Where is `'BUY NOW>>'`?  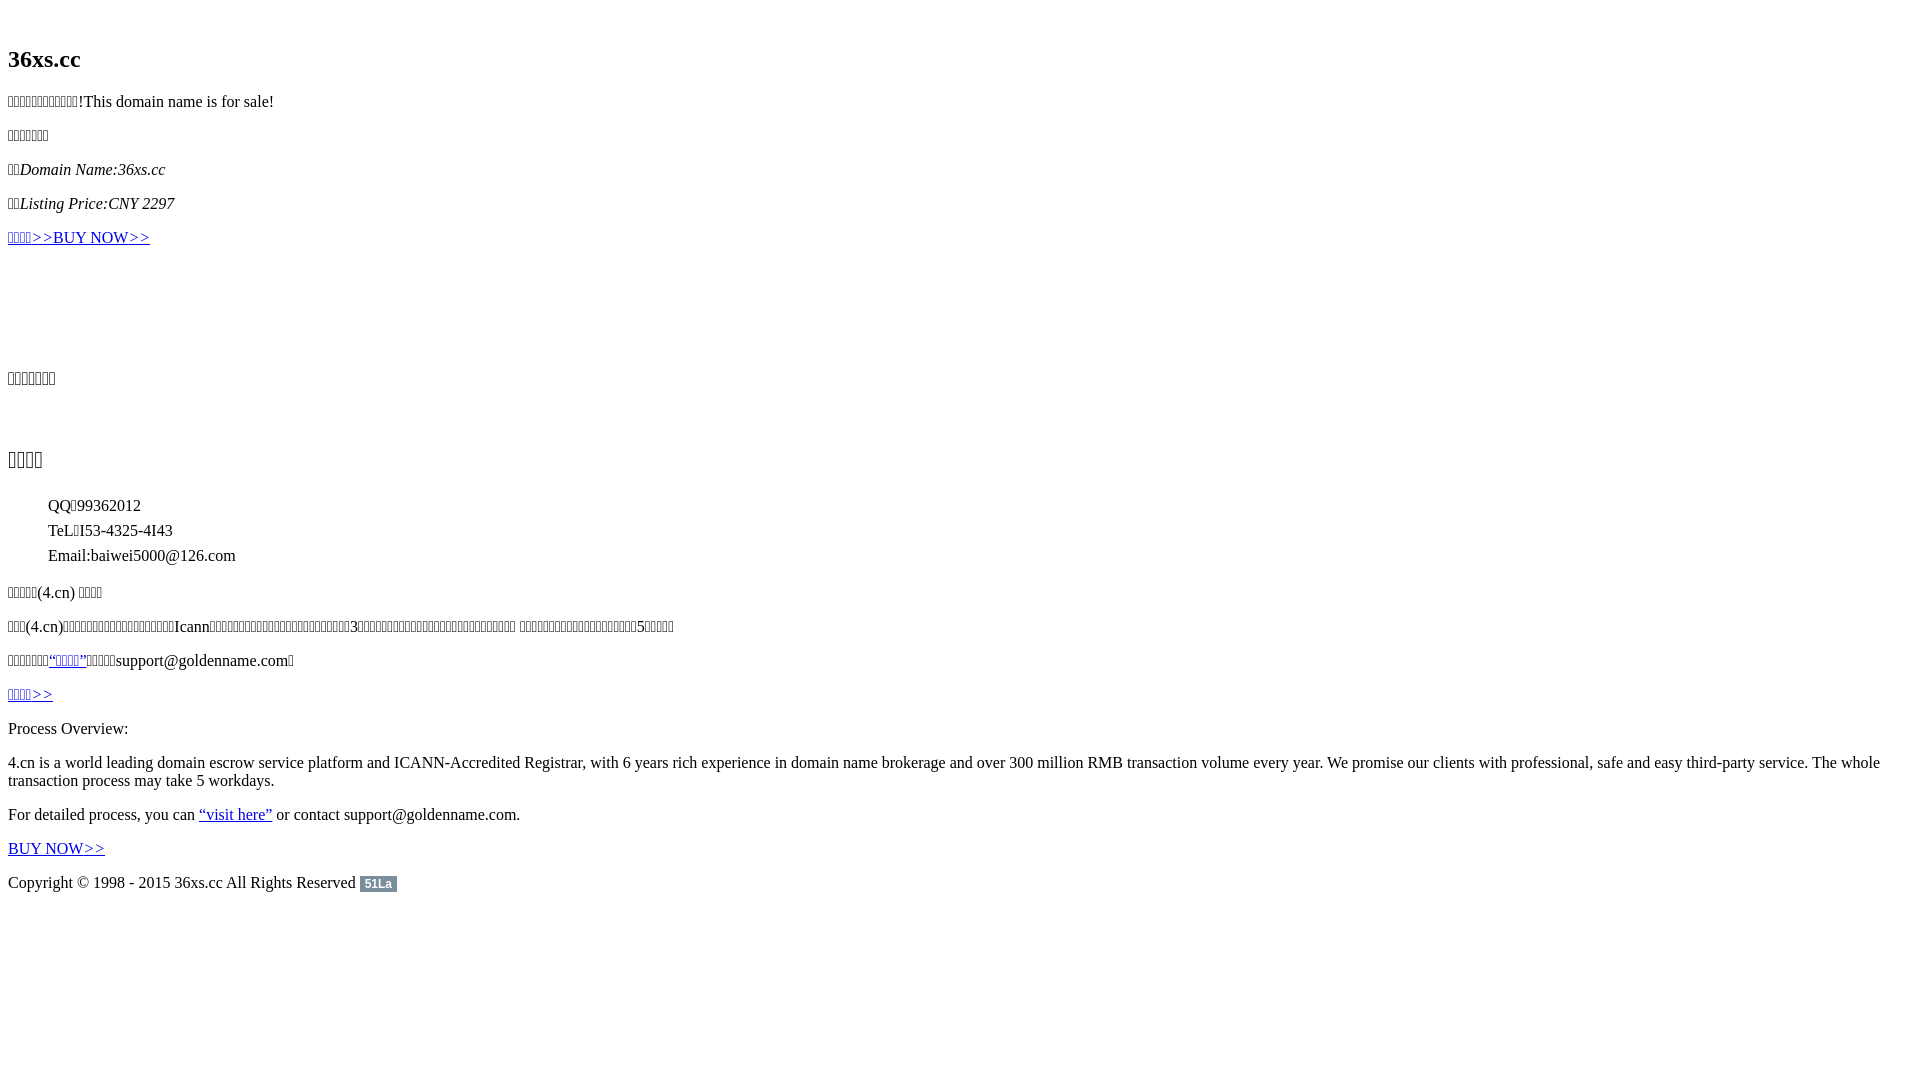
'BUY NOW>>' is located at coordinates (100, 237).